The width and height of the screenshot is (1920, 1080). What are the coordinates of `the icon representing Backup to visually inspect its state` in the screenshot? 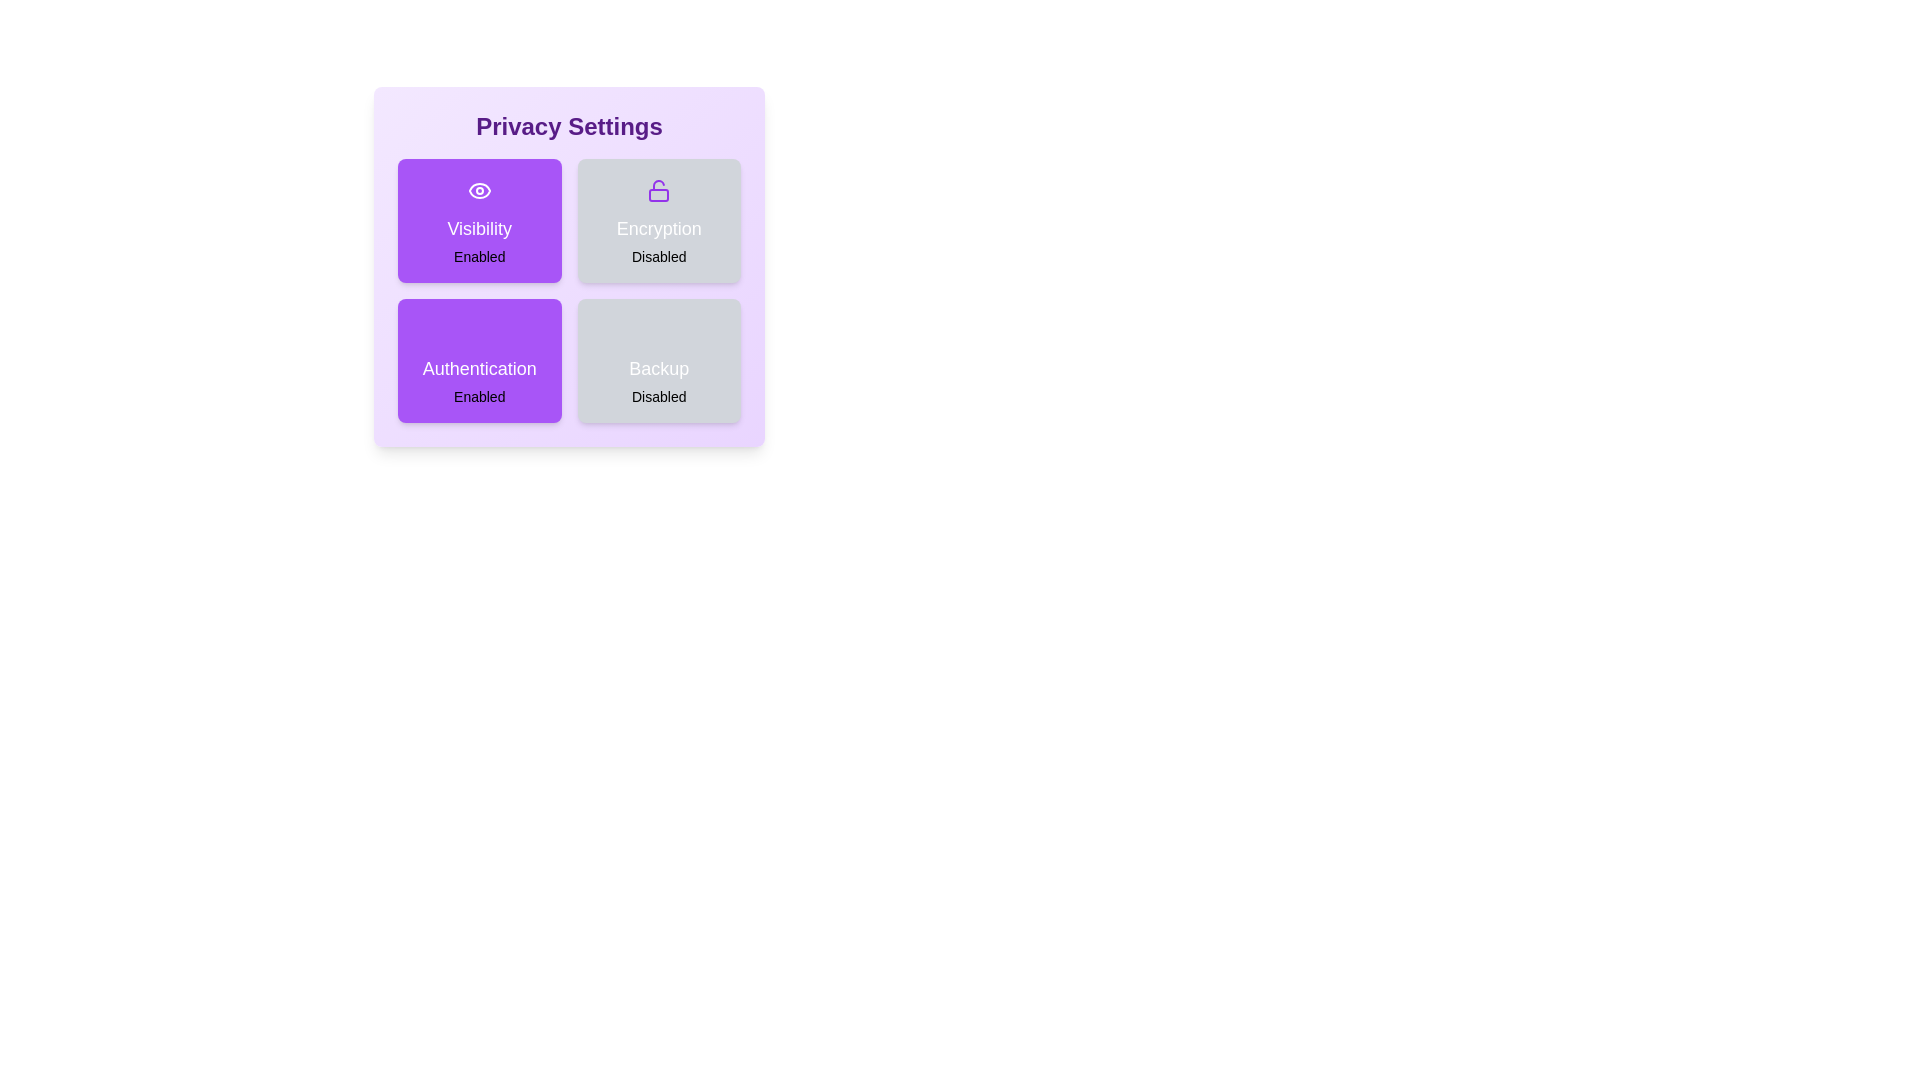 It's located at (659, 330).